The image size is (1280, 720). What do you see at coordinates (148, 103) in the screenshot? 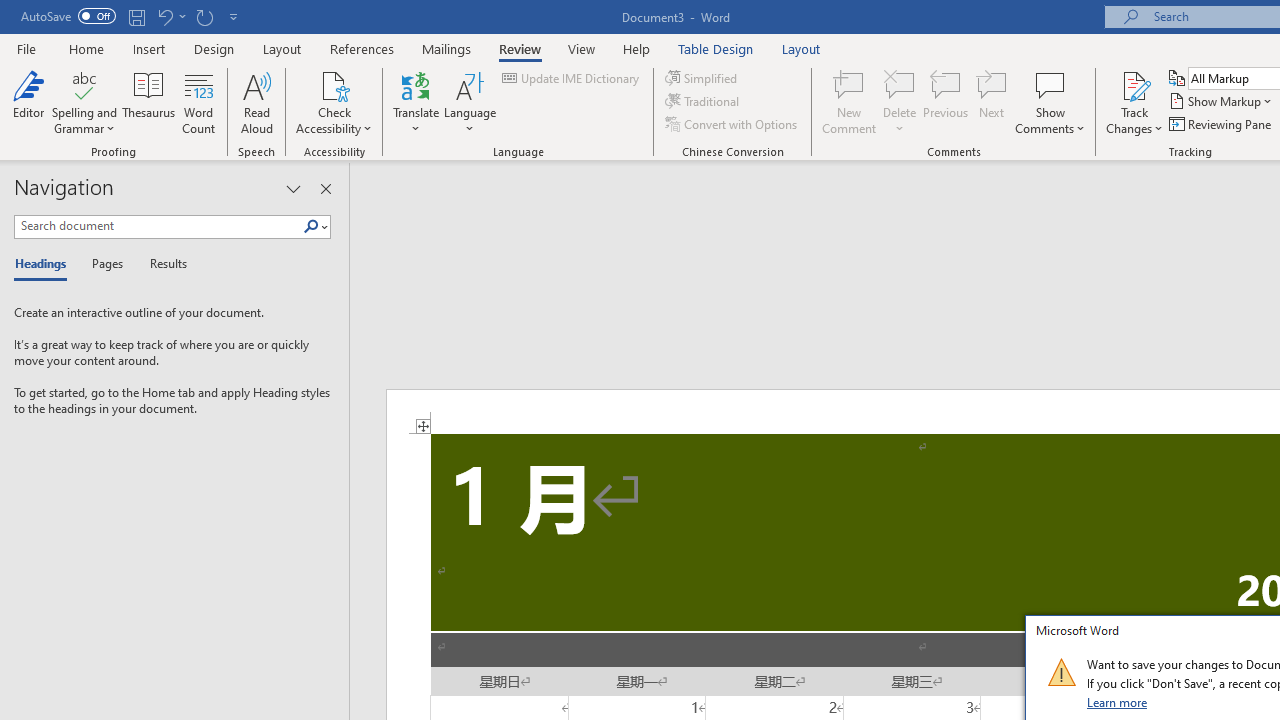
I see `'Thesaurus...'` at bounding box center [148, 103].